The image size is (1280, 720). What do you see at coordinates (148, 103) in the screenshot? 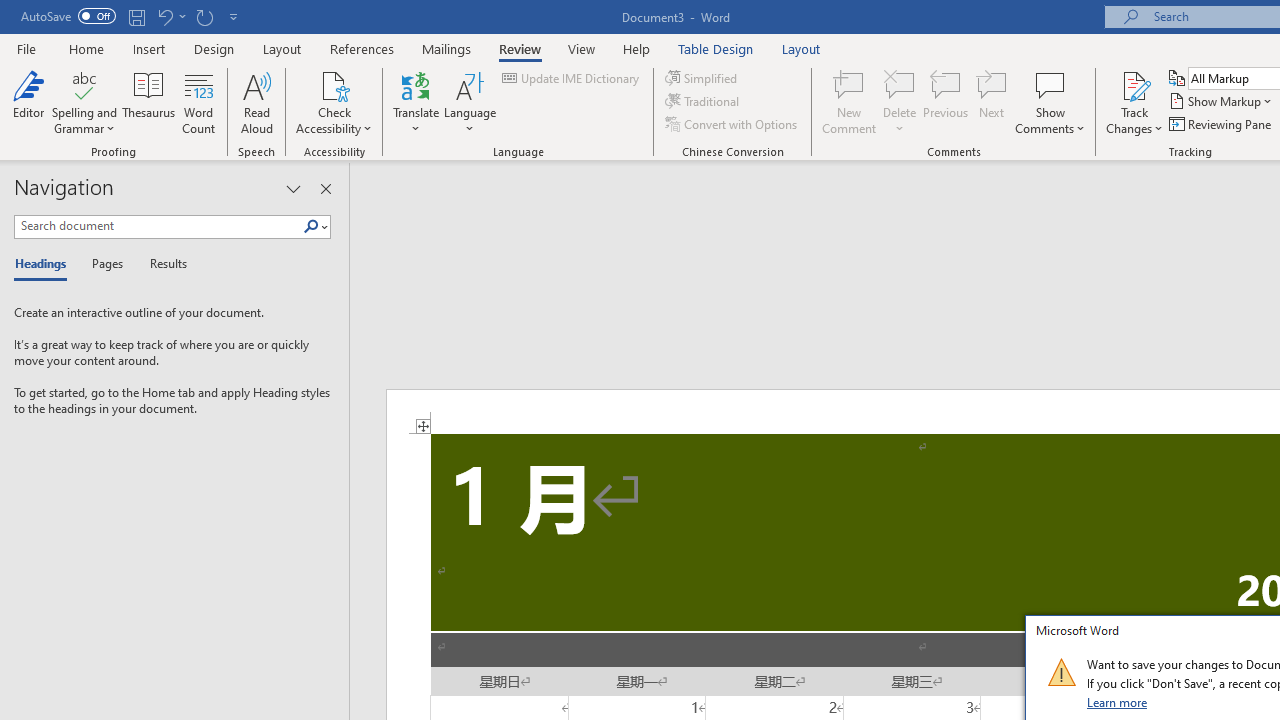
I see `'Thesaurus...'` at bounding box center [148, 103].